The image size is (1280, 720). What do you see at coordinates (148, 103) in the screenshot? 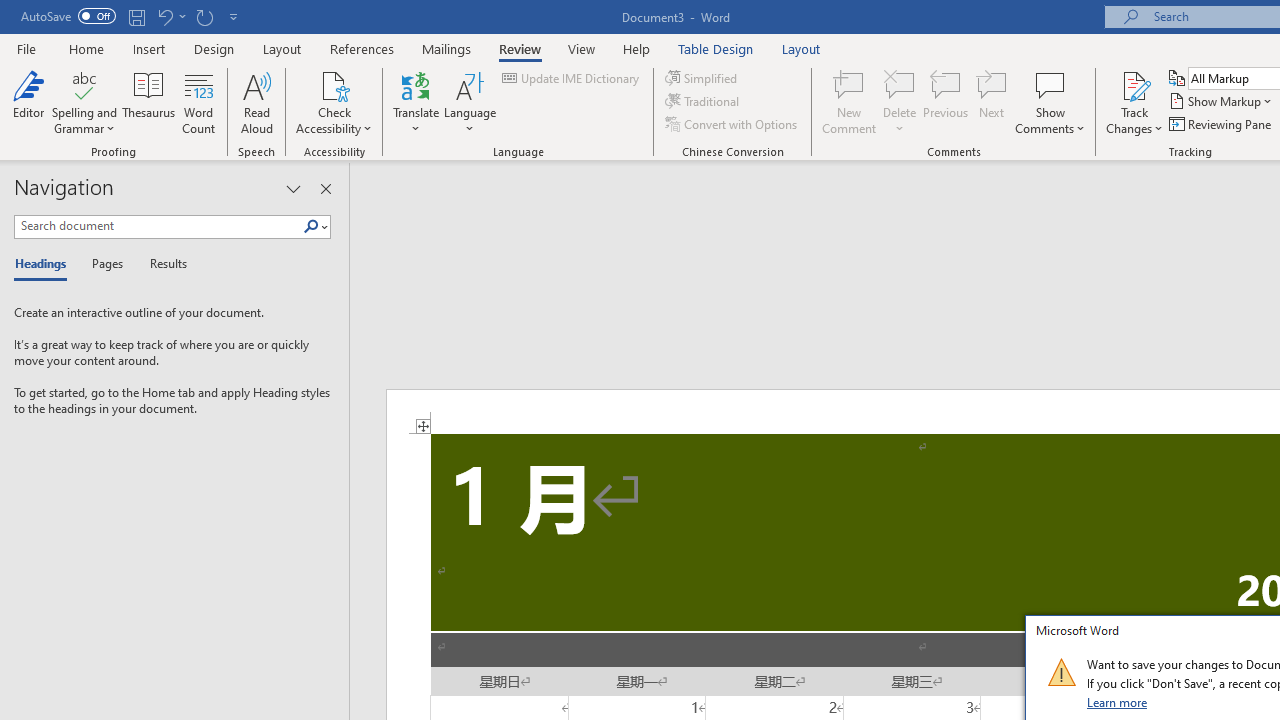
I see `'Thesaurus...'` at bounding box center [148, 103].